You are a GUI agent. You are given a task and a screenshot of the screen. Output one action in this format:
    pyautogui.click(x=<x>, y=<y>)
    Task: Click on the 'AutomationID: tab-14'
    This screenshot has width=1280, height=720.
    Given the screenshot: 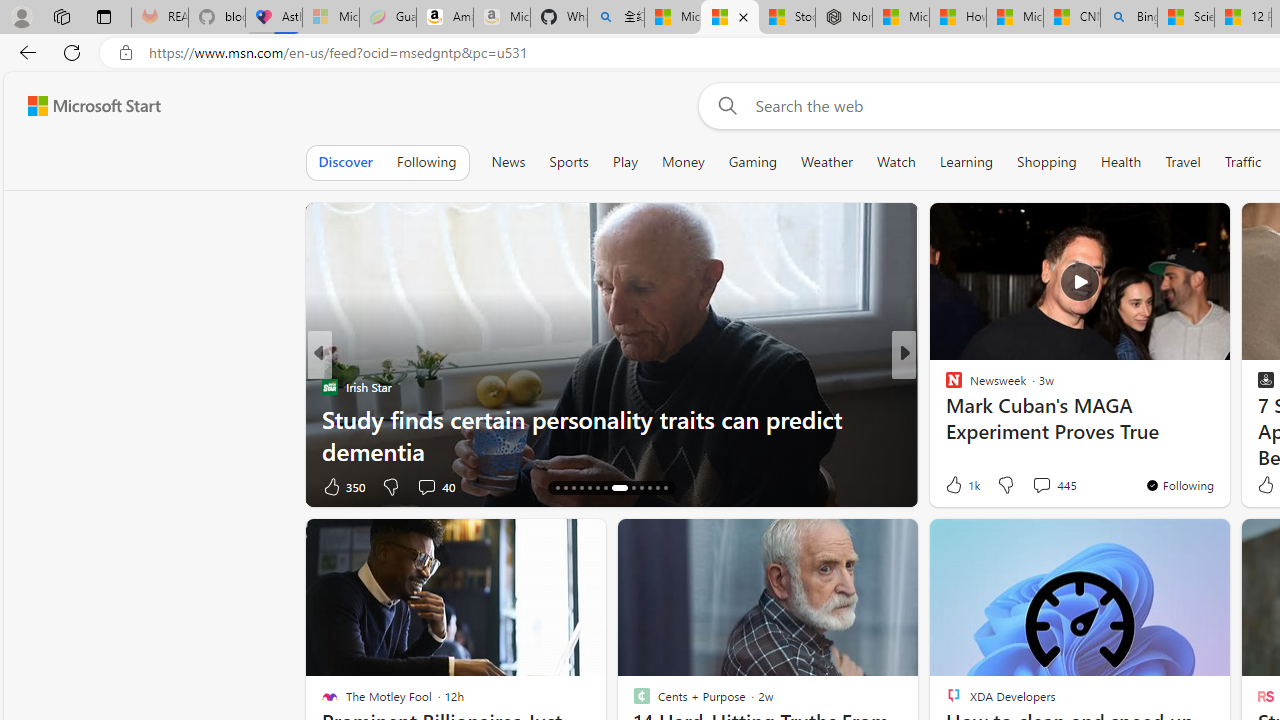 What is the action you would take?
    pyautogui.click(x=557, y=488)
    